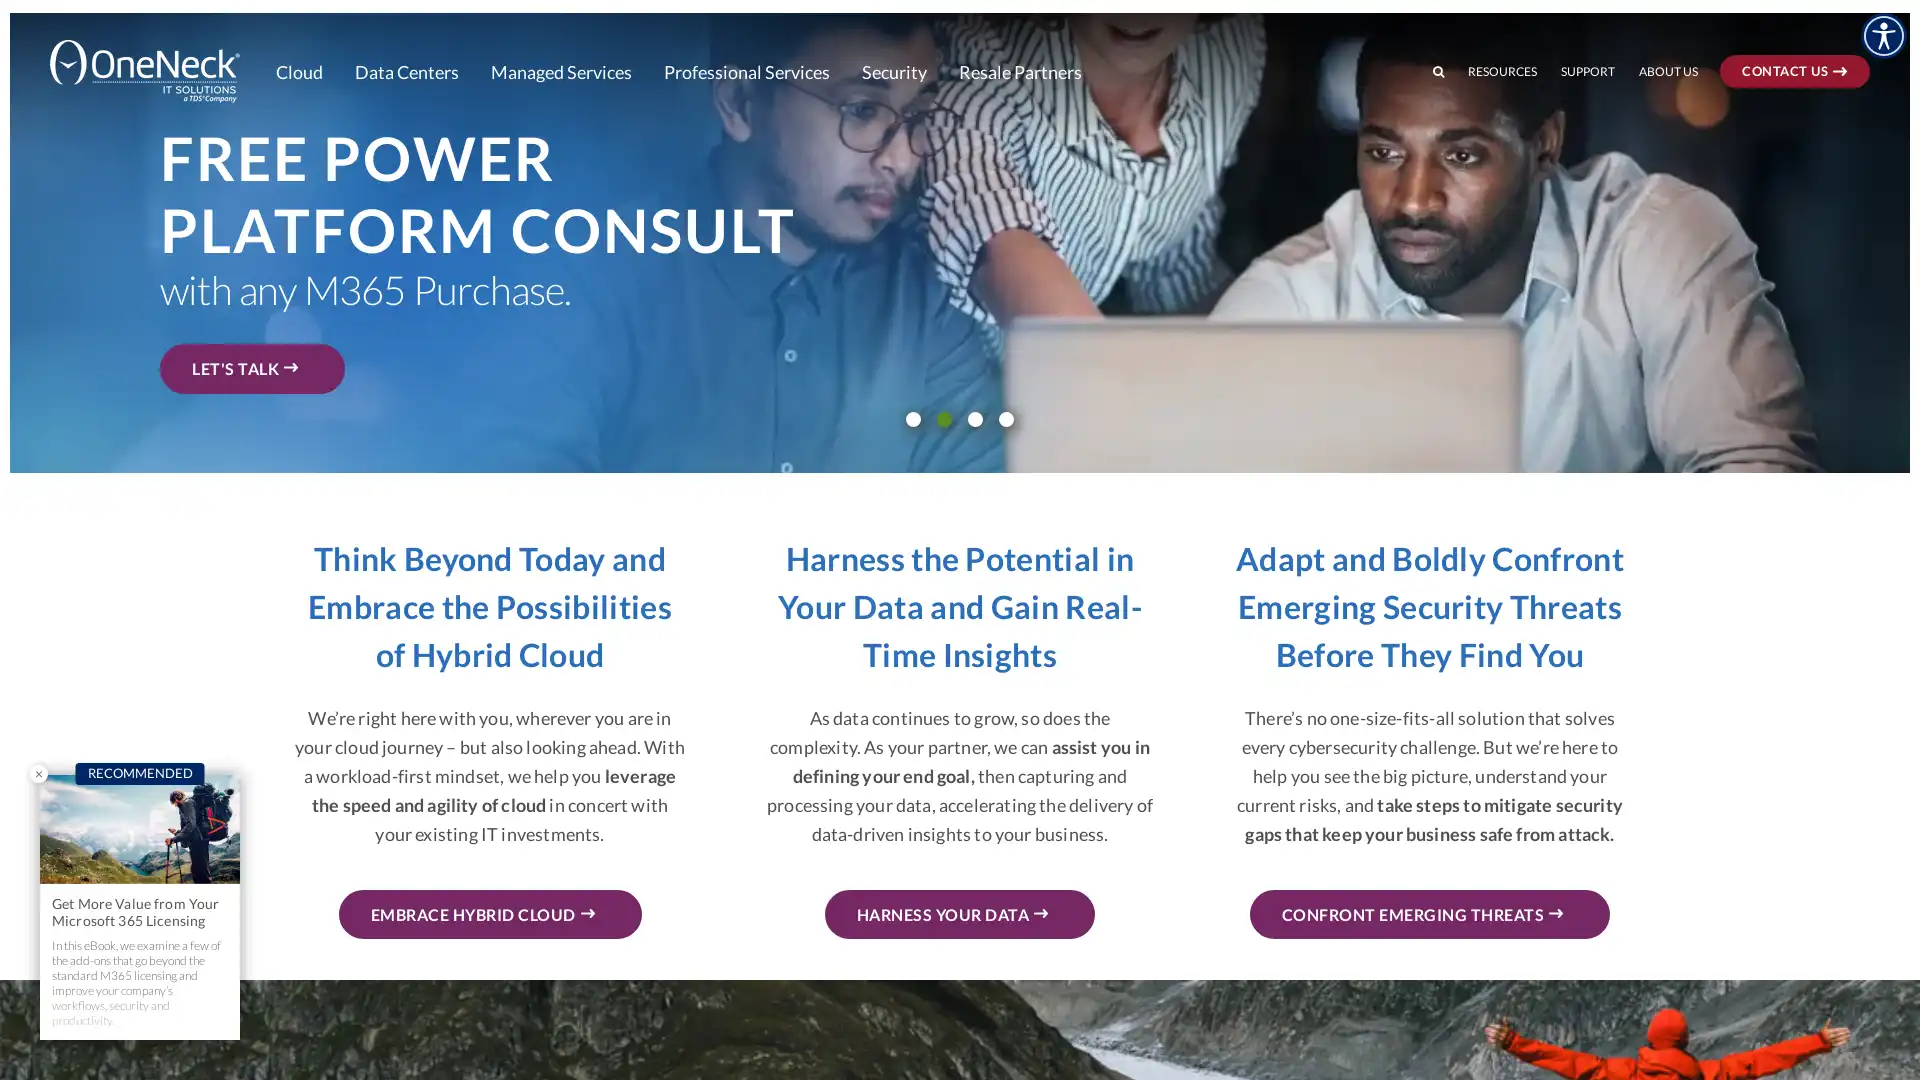  Describe the element at coordinates (1795, 69) in the screenshot. I see `CONTACT US` at that location.